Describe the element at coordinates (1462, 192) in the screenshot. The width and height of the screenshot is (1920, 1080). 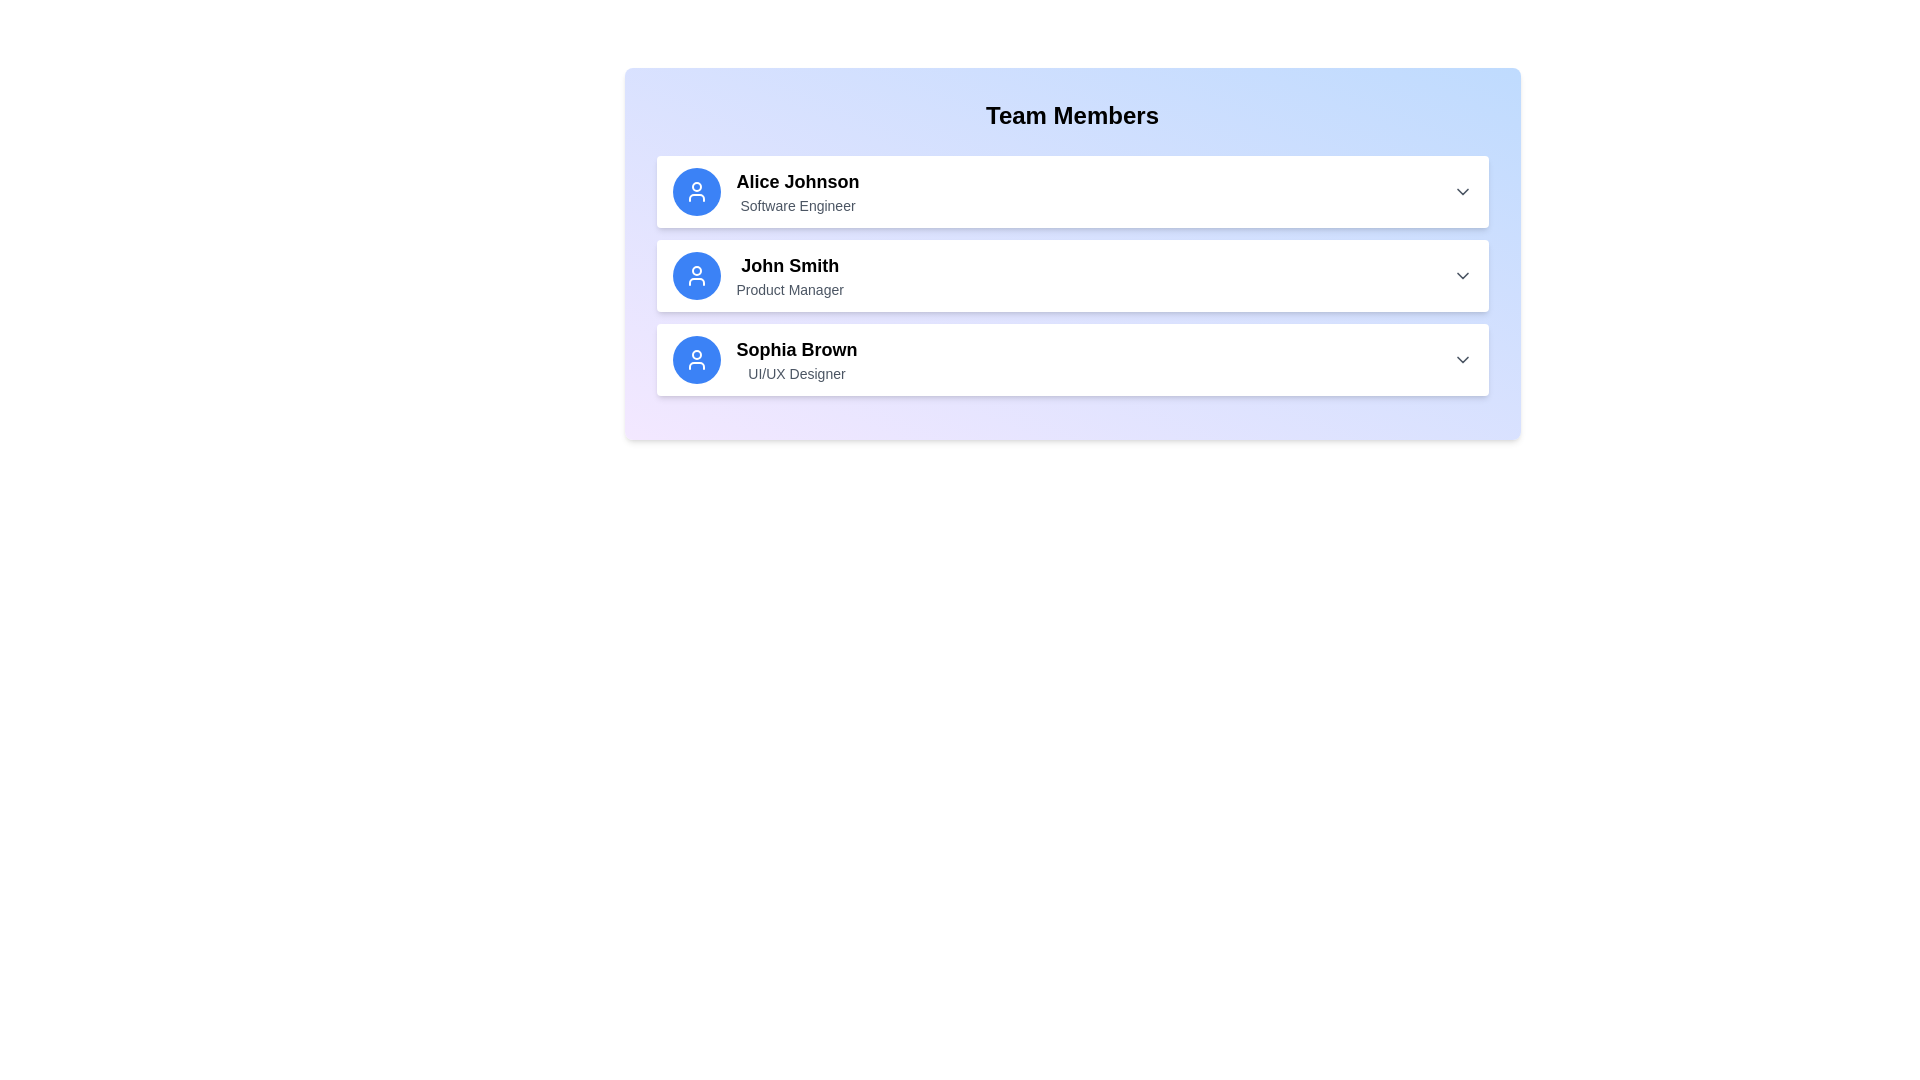
I see `the downward-pointing arrow icon at the far right of the 'Alice Johnson - Software Engineer' row` at that location.